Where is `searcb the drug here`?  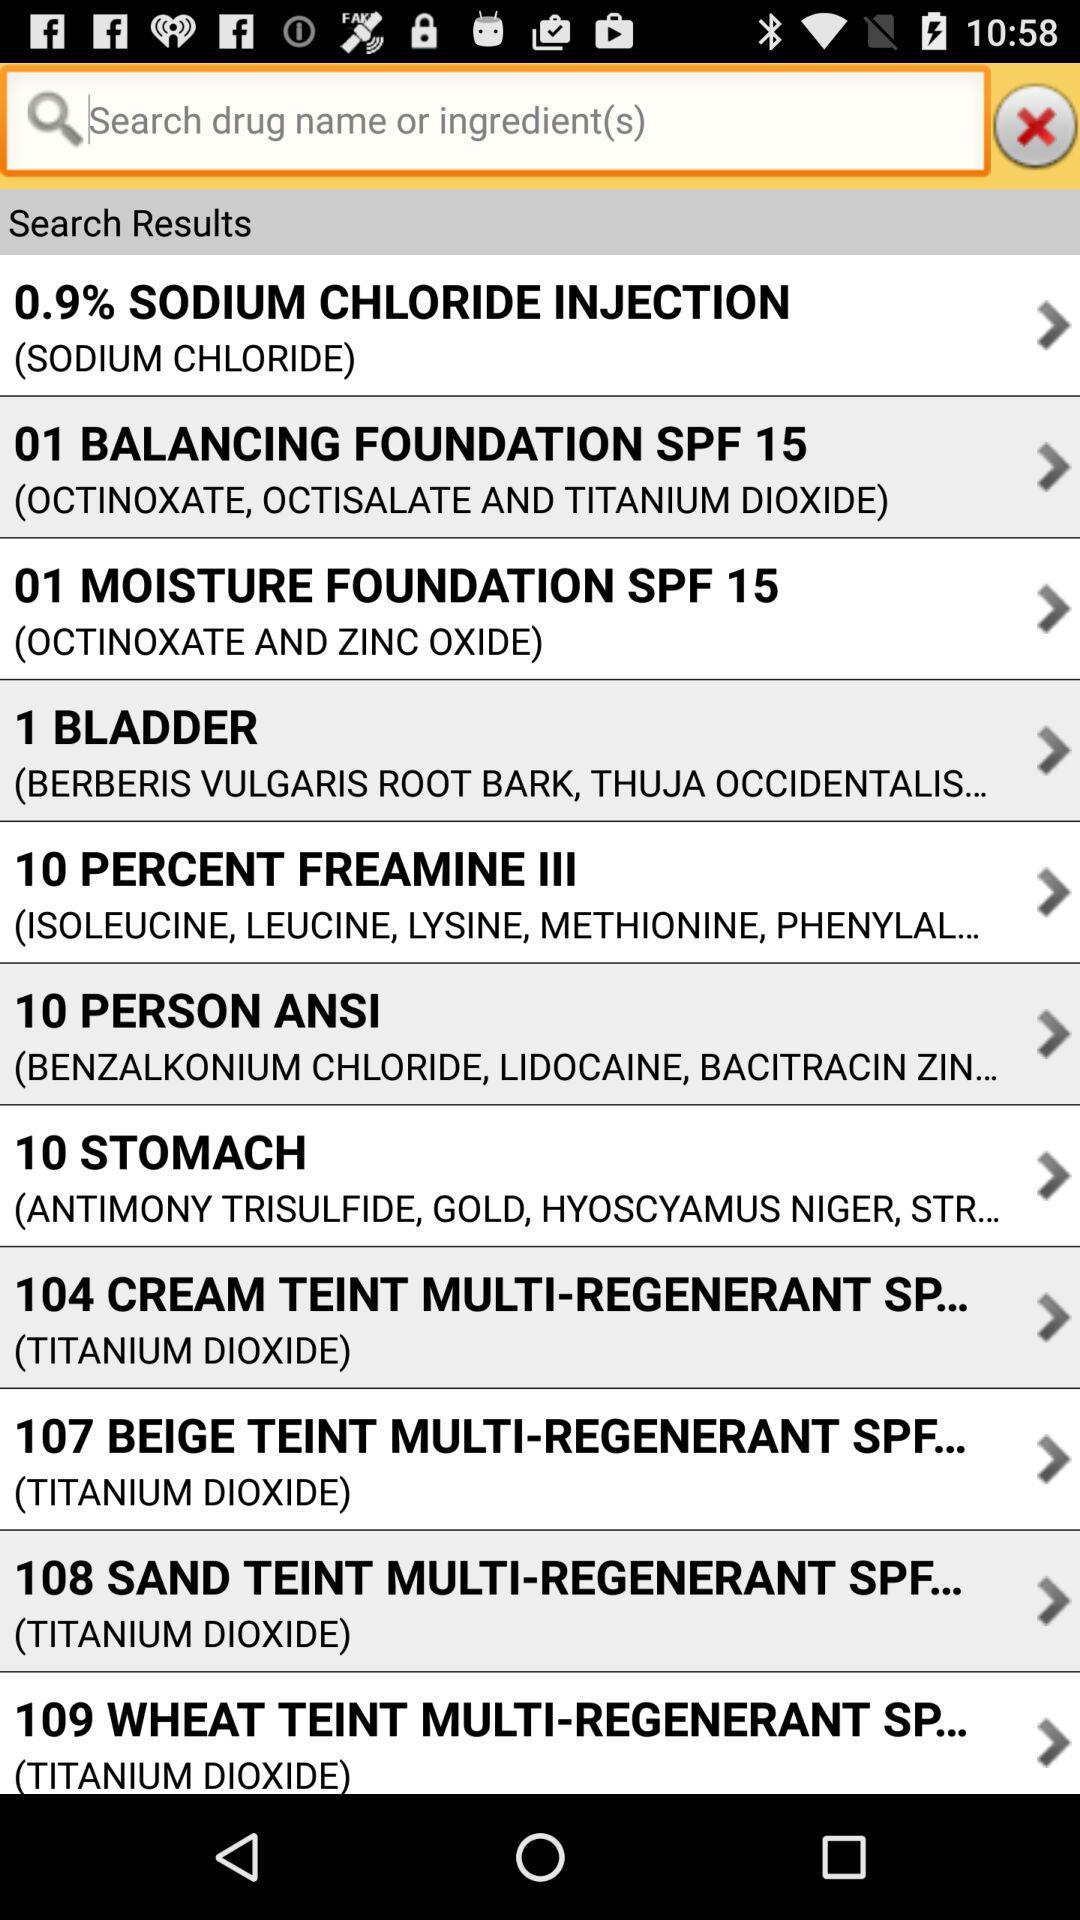
searcb the drug here is located at coordinates (495, 124).